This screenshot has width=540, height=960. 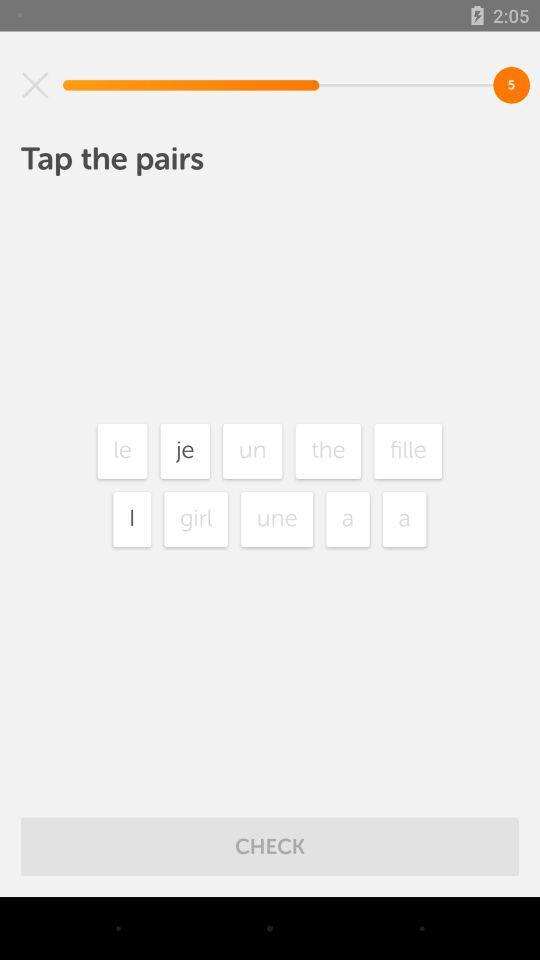 What do you see at coordinates (270, 845) in the screenshot?
I see `check icon` at bounding box center [270, 845].